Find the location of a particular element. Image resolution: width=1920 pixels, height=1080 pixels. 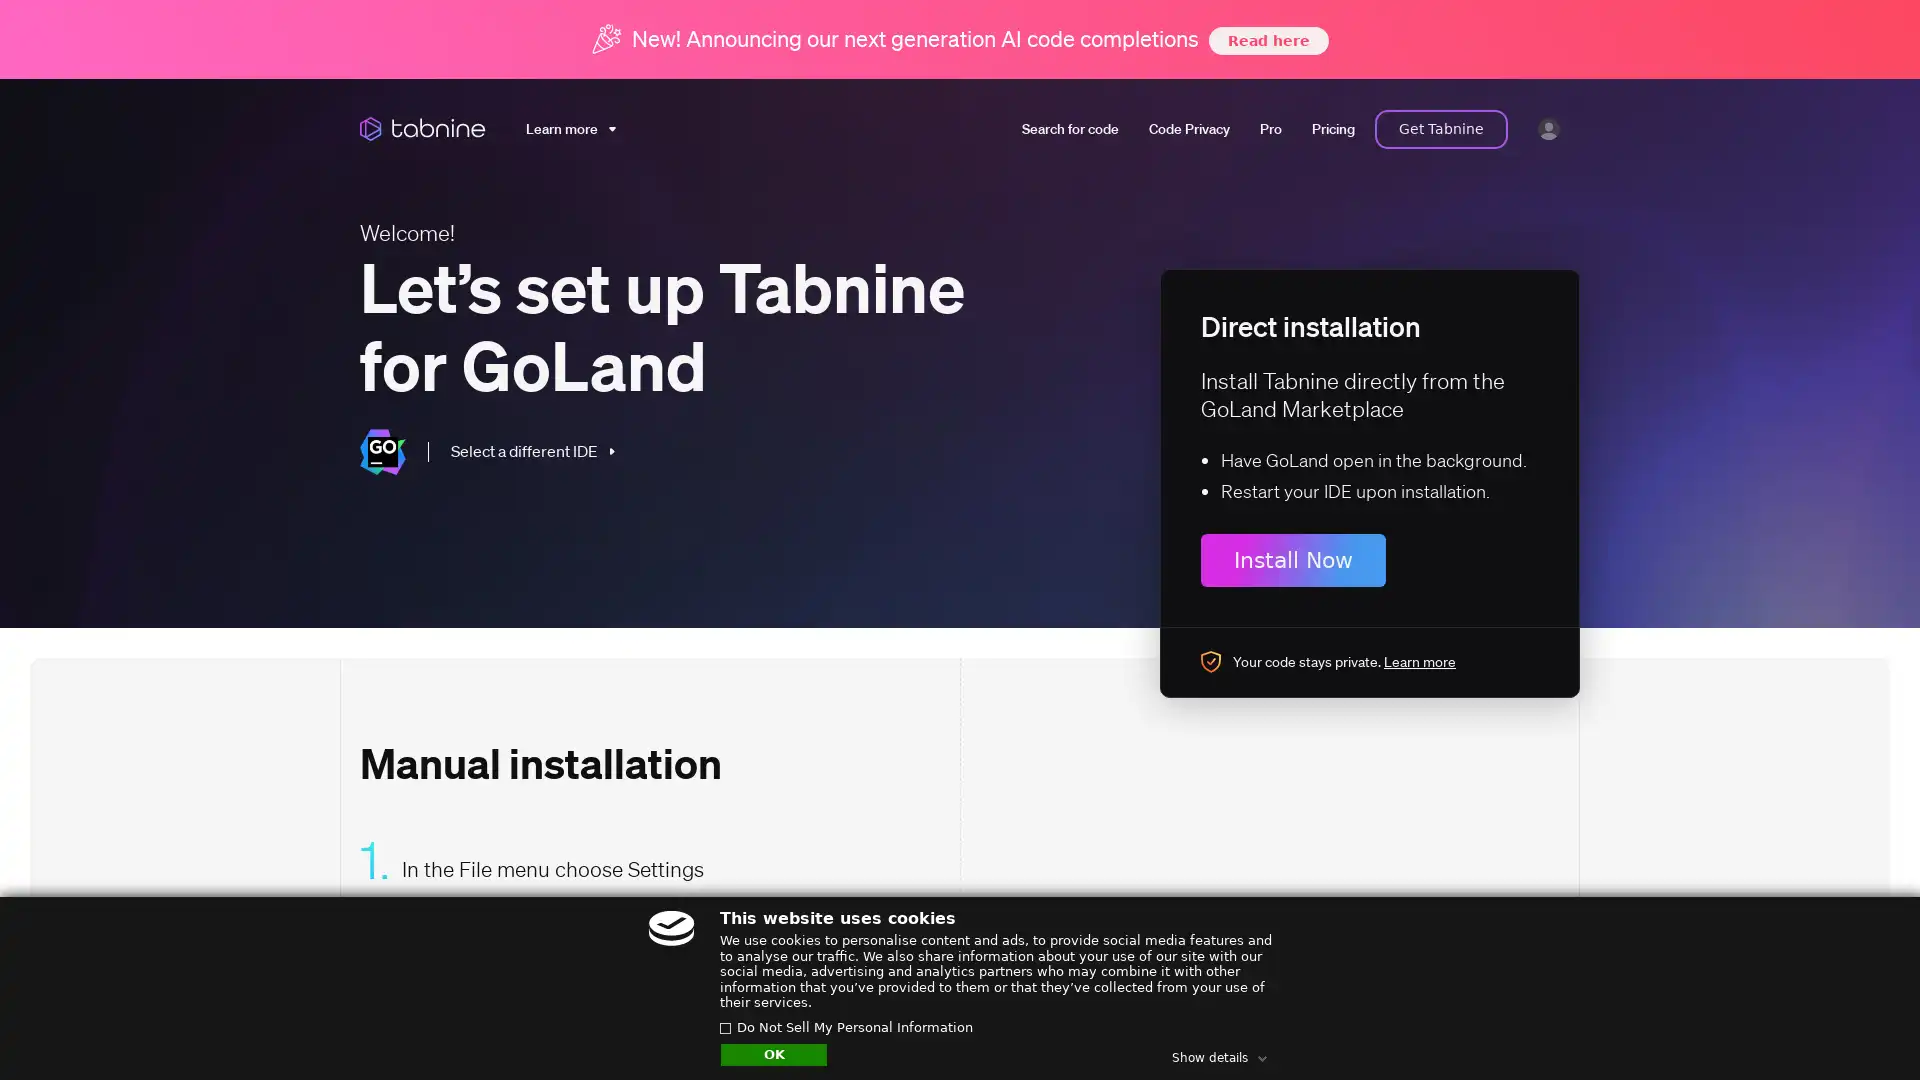

Dismiss Message is located at coordinates (1815, 1003).